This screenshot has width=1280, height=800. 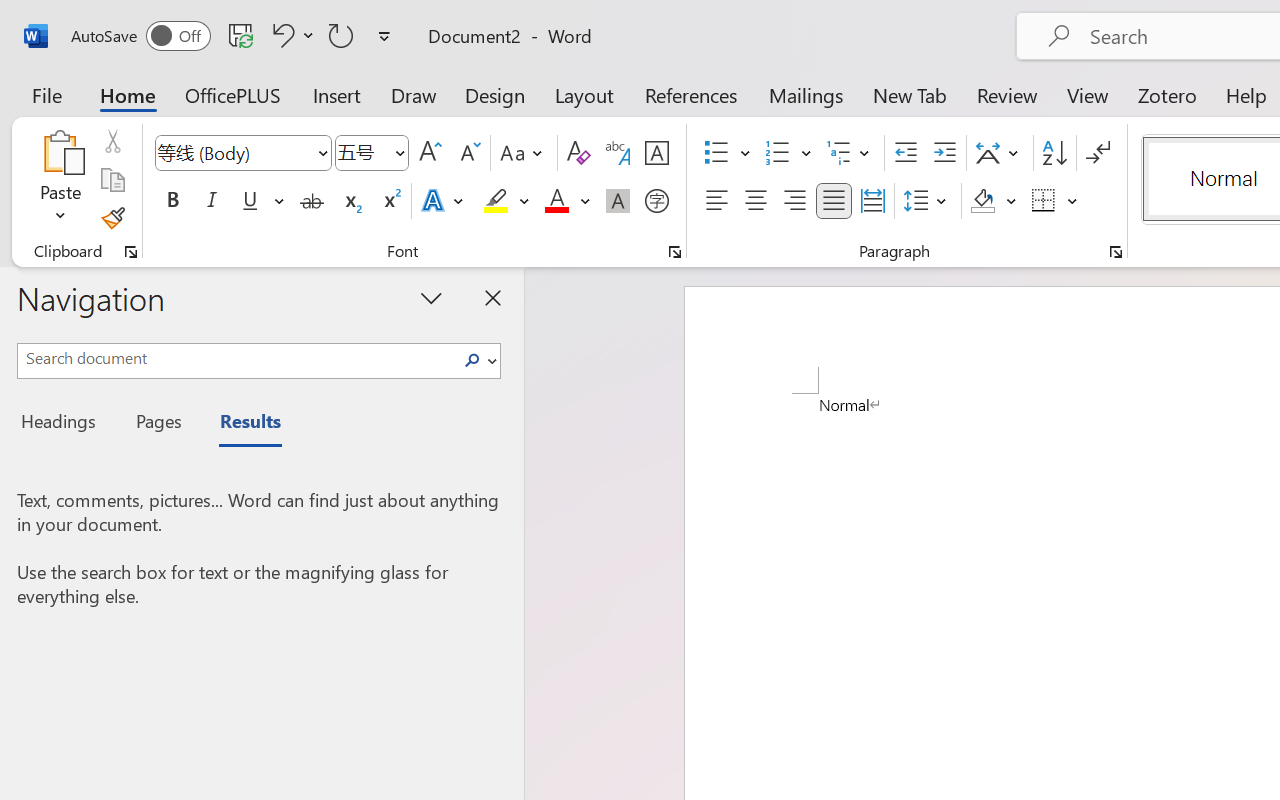 I want to click on 'Center', so click(x=755, y=201).